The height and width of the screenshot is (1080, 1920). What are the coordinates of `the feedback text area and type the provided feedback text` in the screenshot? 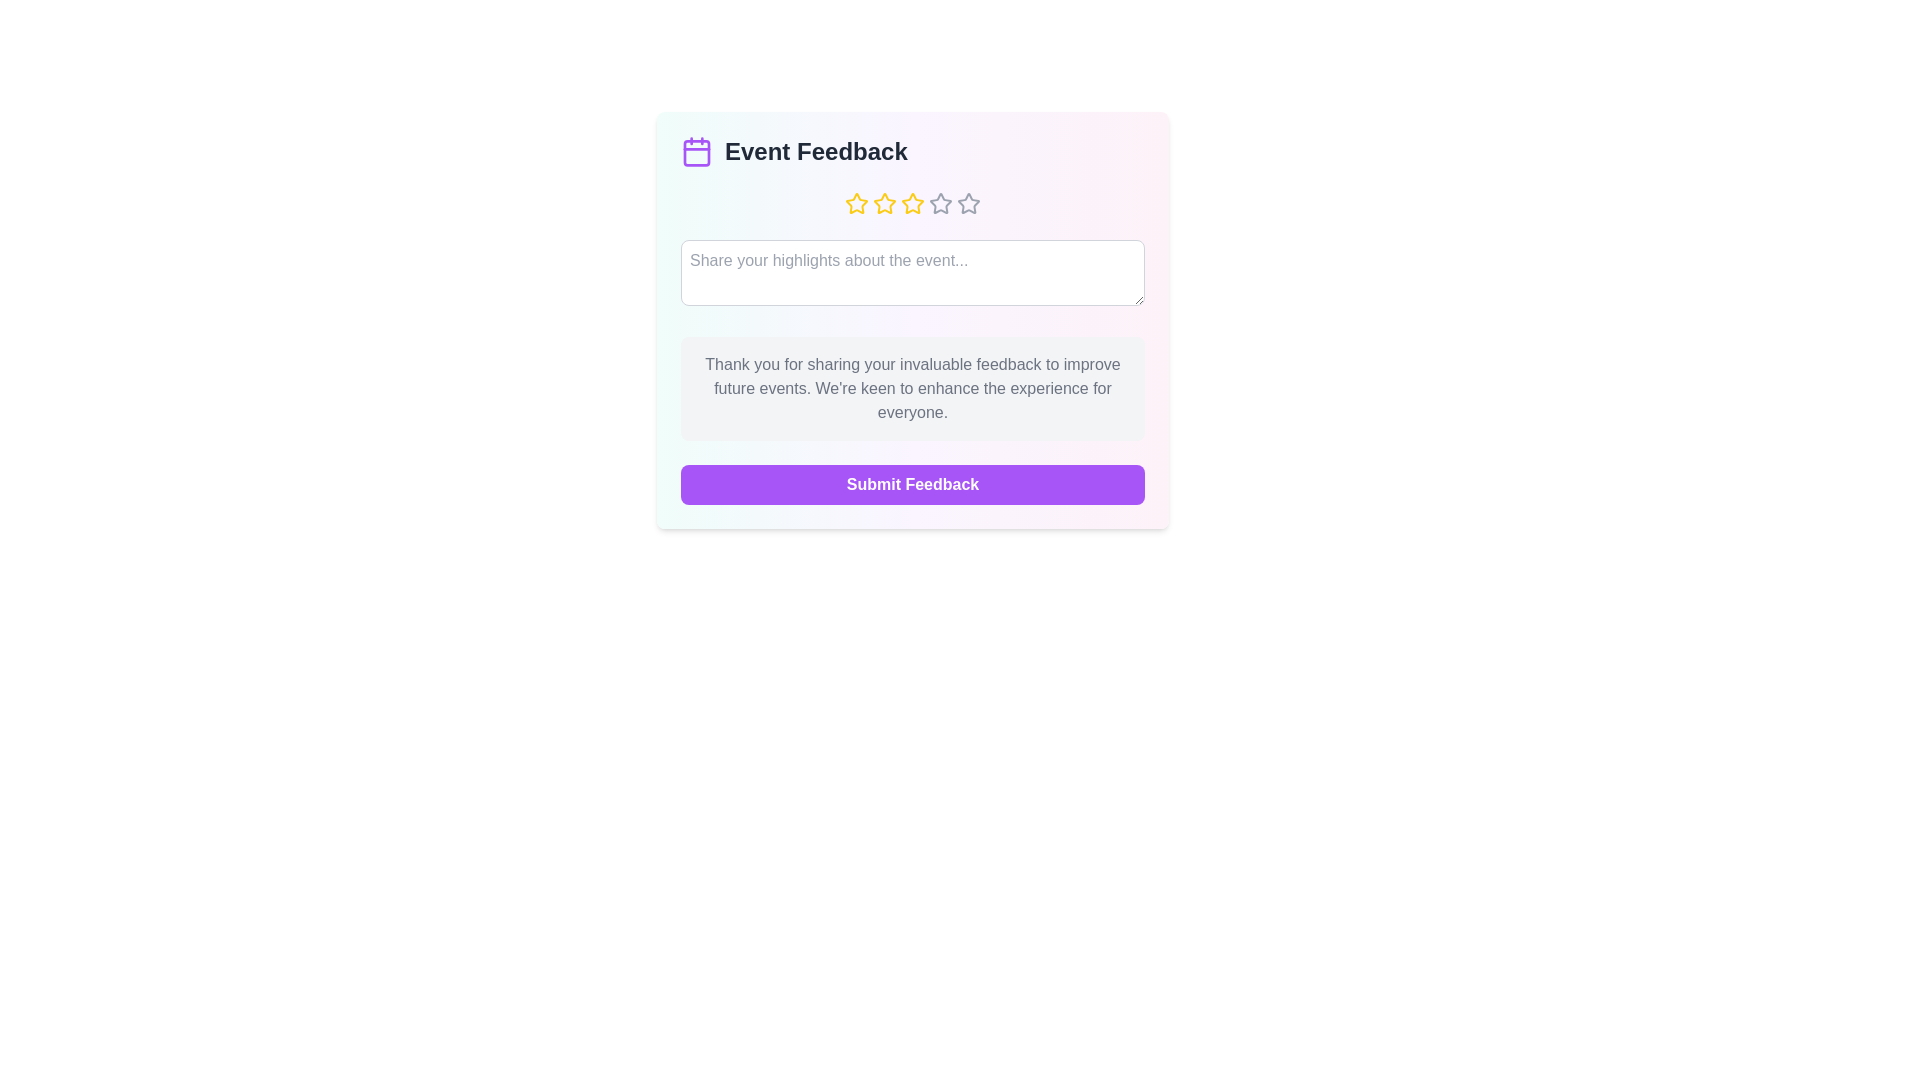 It's located at (911, 273).